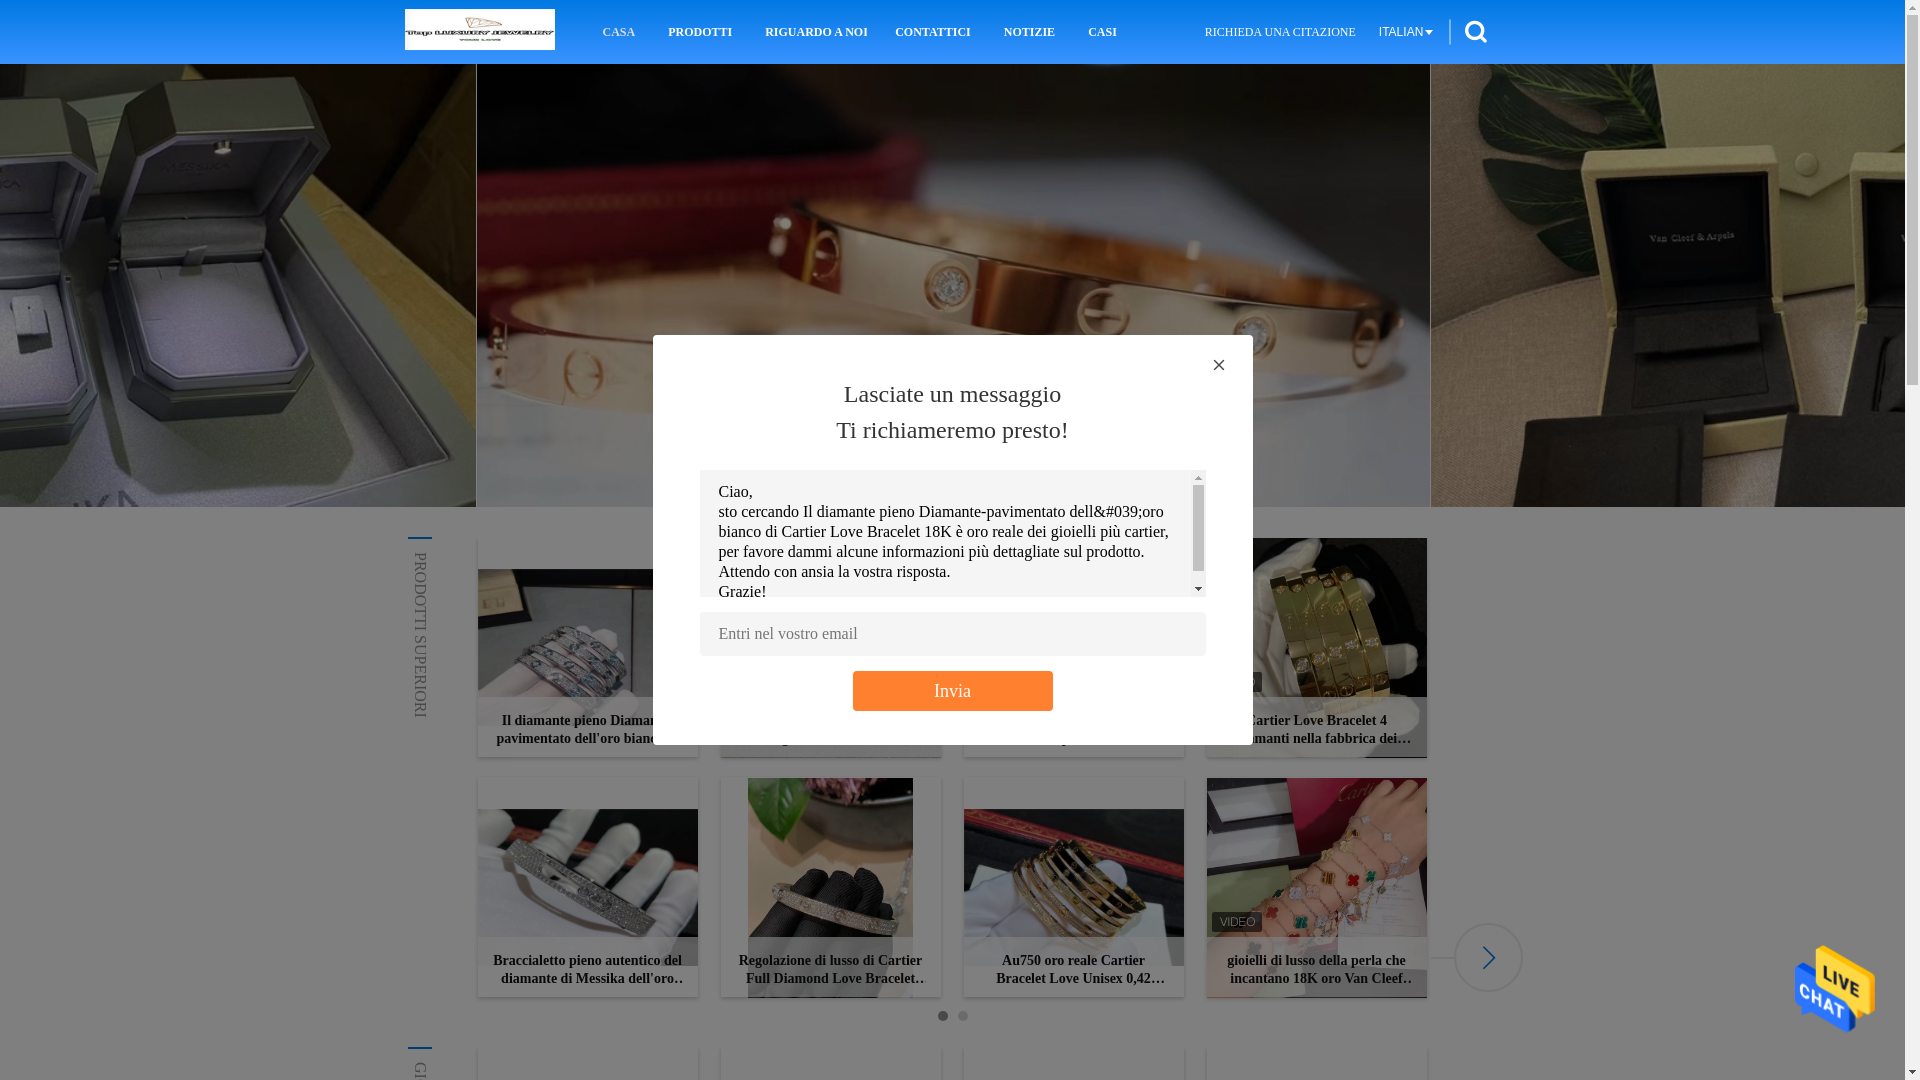 This screenshot has height=1080, width=1920. Describe the element at coordinates (931, 31) in the screenshot. I see `'CONTATTICI'` at that location.